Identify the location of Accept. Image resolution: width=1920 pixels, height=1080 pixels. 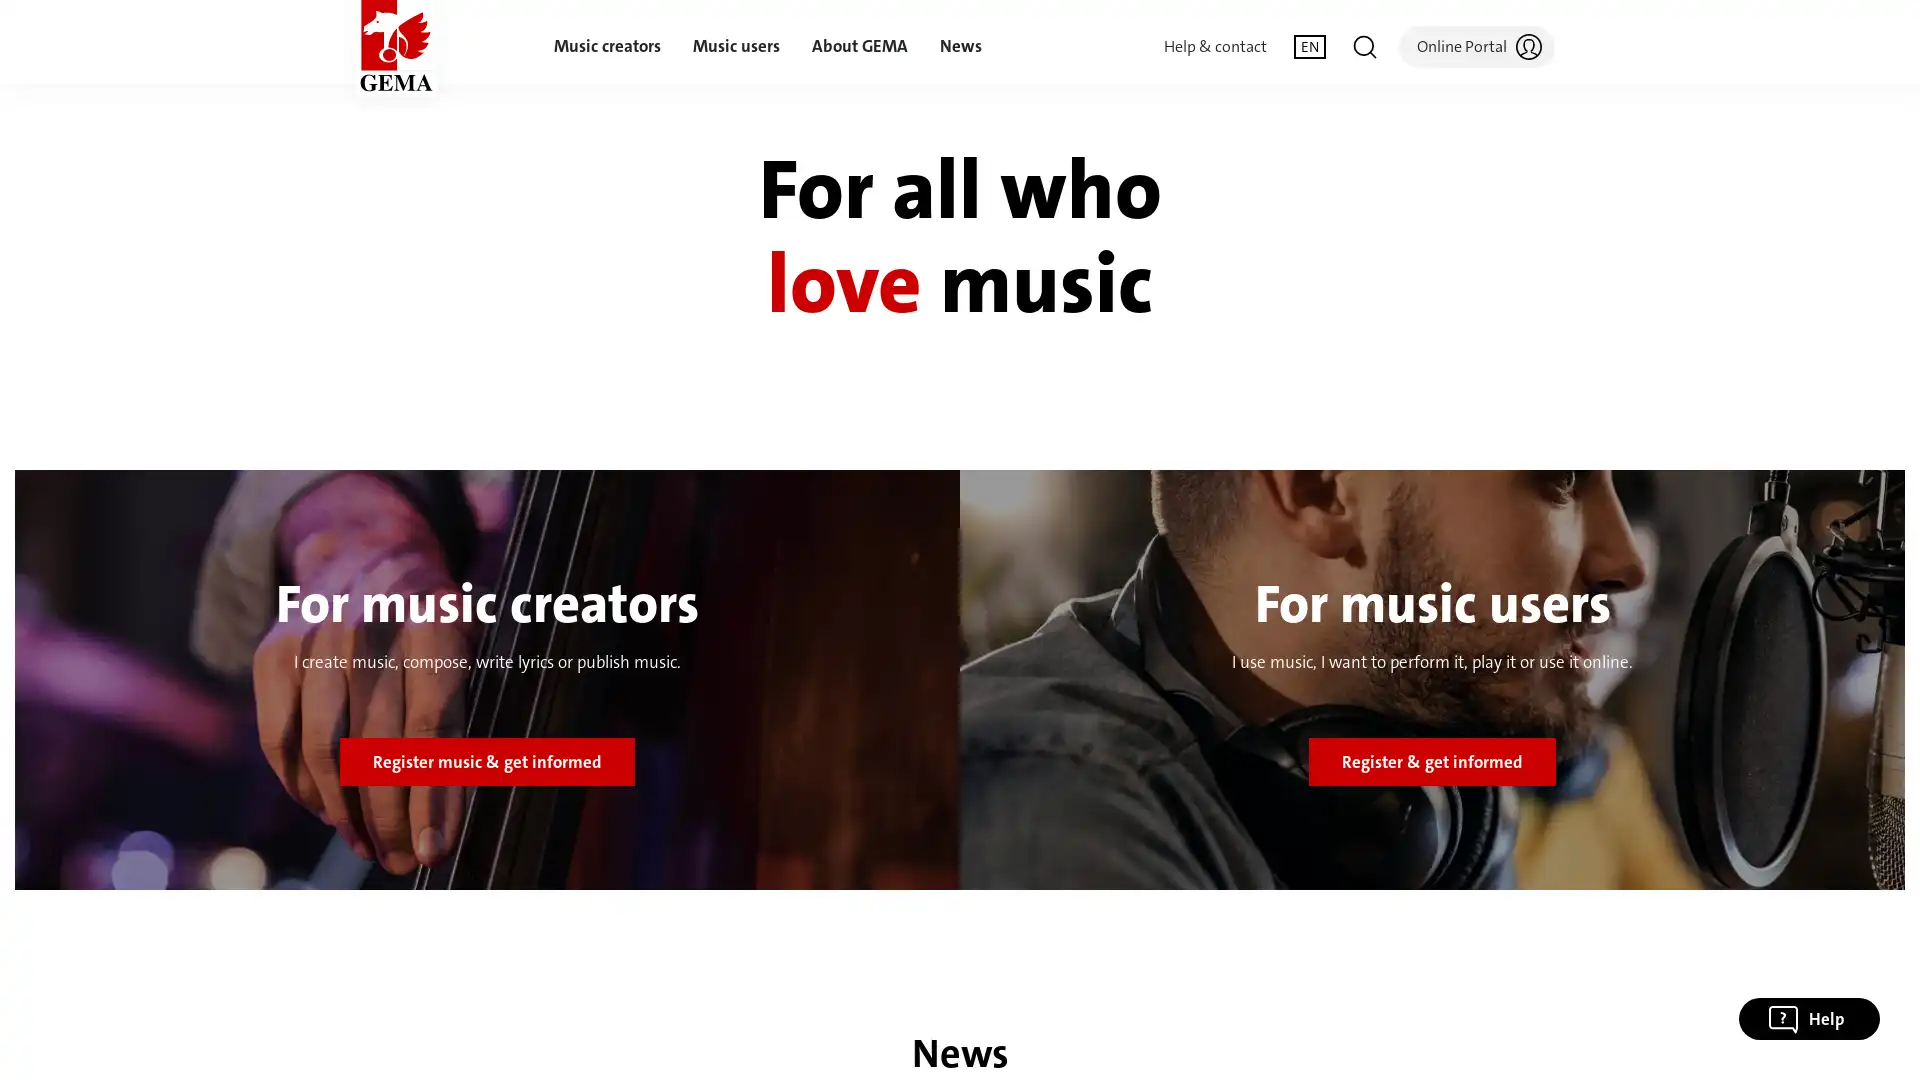
(1510, 954).